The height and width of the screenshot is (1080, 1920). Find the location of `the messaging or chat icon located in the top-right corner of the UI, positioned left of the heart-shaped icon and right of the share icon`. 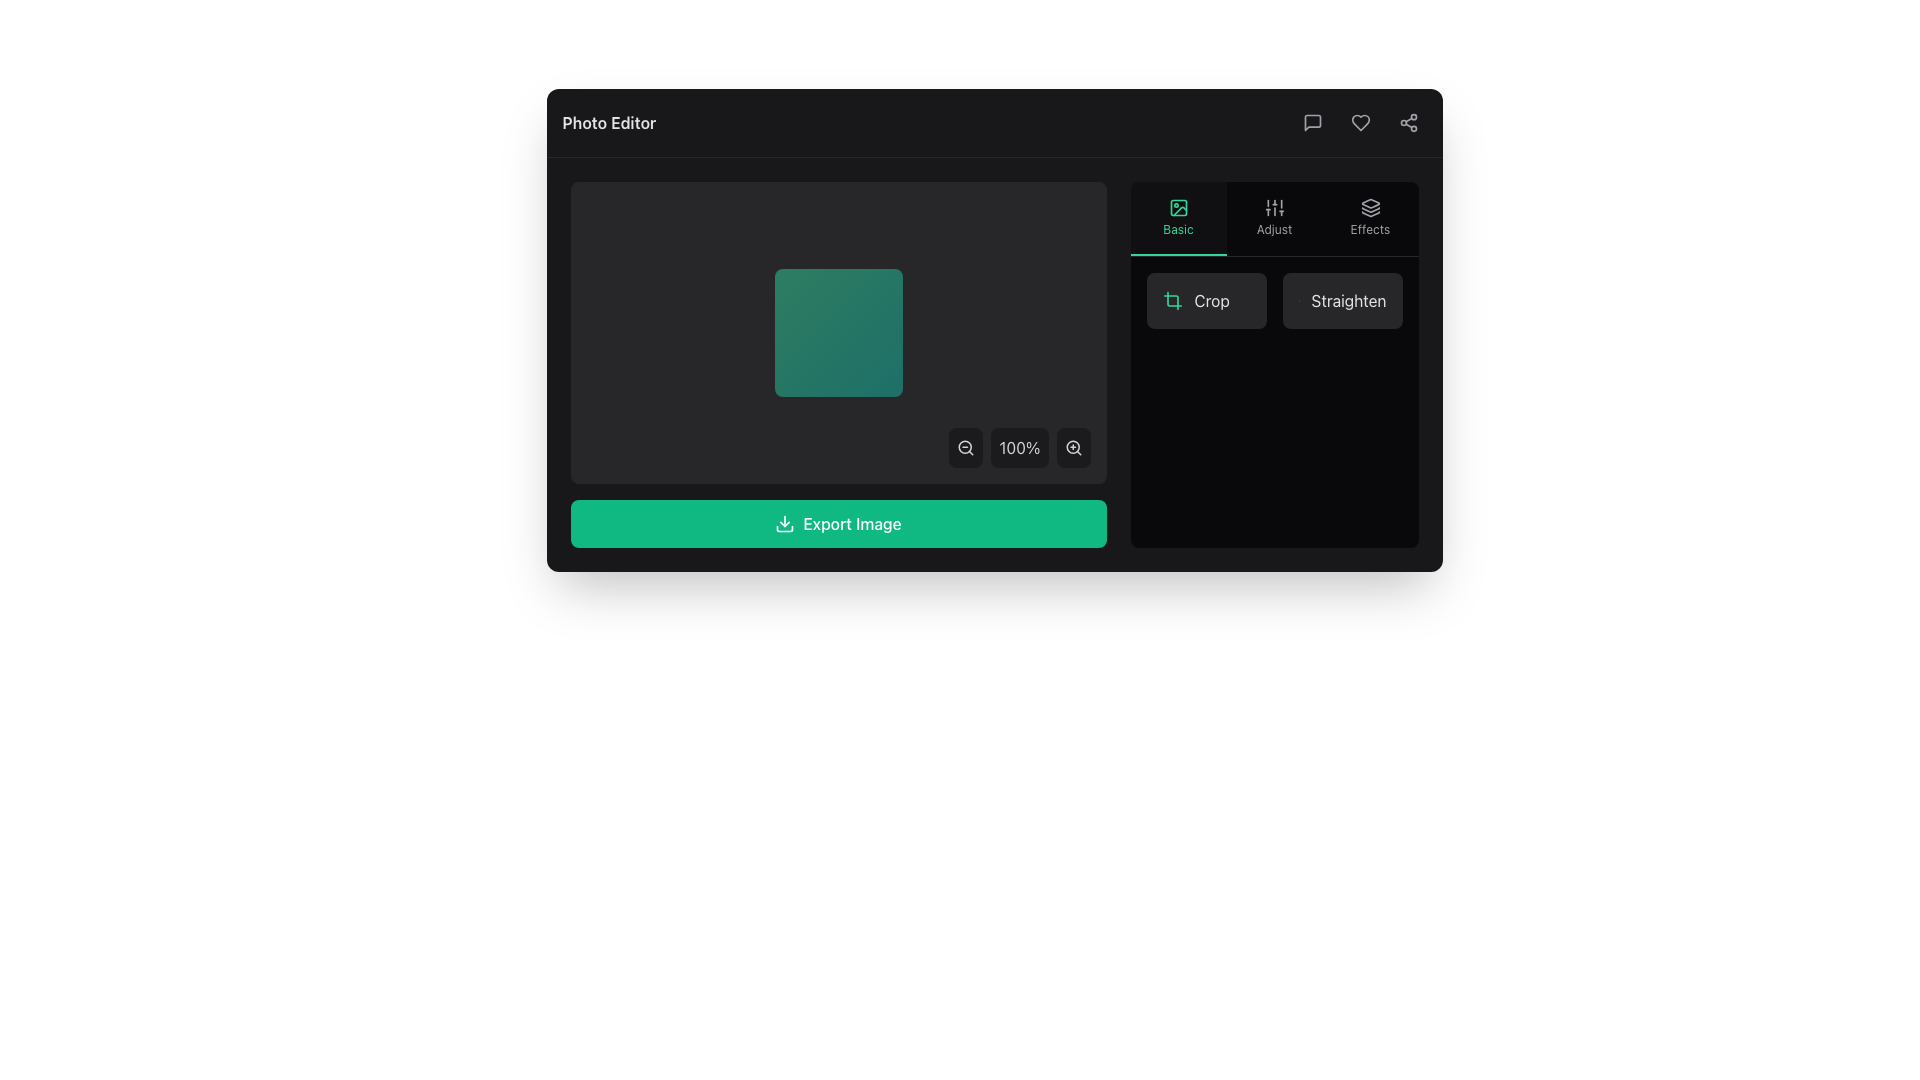

the messaging or chat icon located in the top-right corner of the UI, positioned left of the heart-shaped icon and right of the share icon is located at coordinates (1312, 123).